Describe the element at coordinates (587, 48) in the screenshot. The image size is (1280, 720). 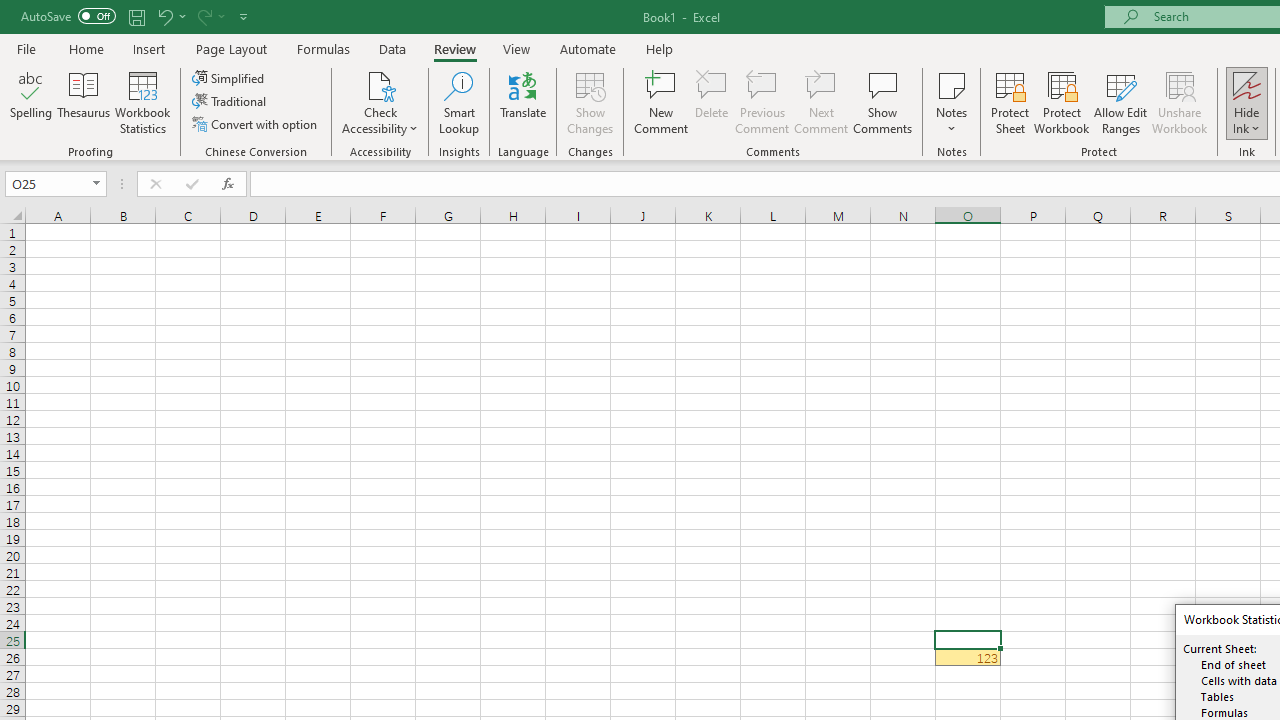
I see `'Automate'` at that location.